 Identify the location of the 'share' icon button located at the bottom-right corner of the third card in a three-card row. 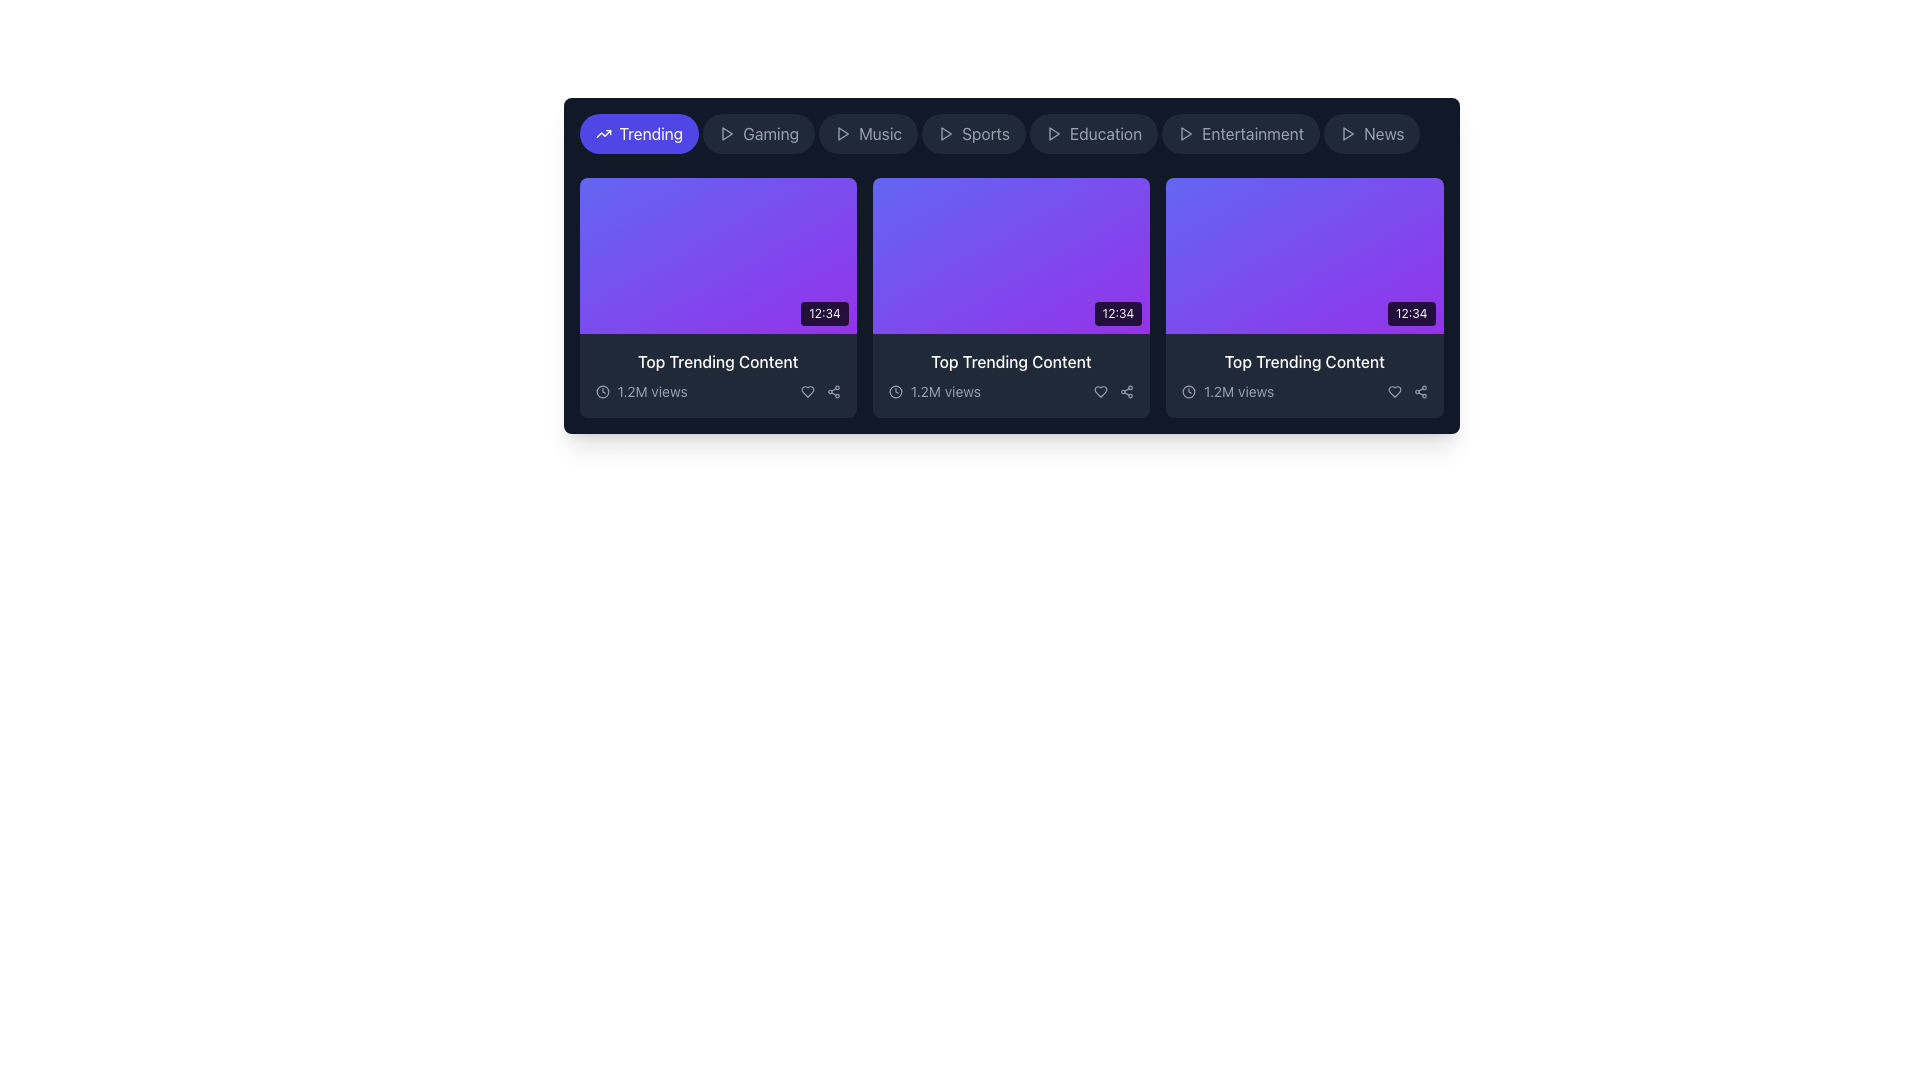
(1419, 392).